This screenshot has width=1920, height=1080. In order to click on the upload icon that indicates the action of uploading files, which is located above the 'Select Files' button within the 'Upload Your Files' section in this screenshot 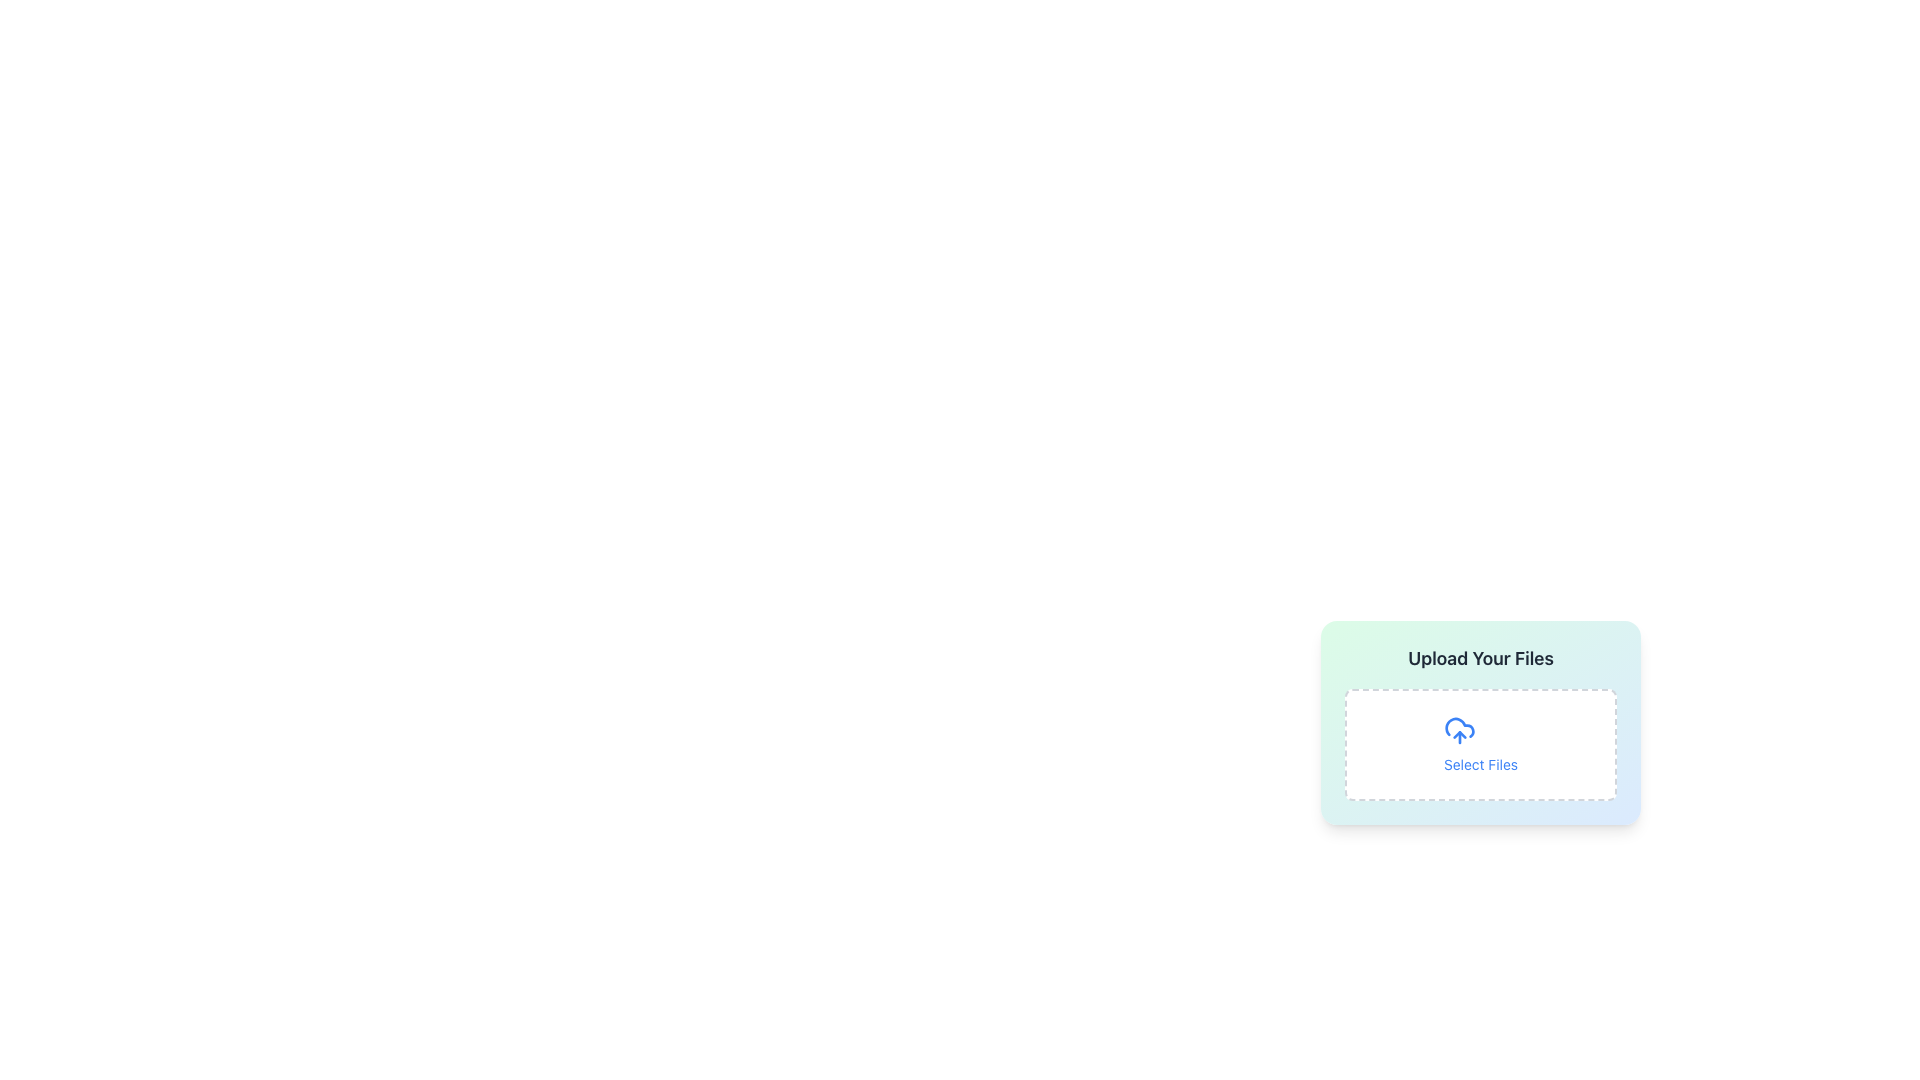, I will do `click(1459, 731)`.